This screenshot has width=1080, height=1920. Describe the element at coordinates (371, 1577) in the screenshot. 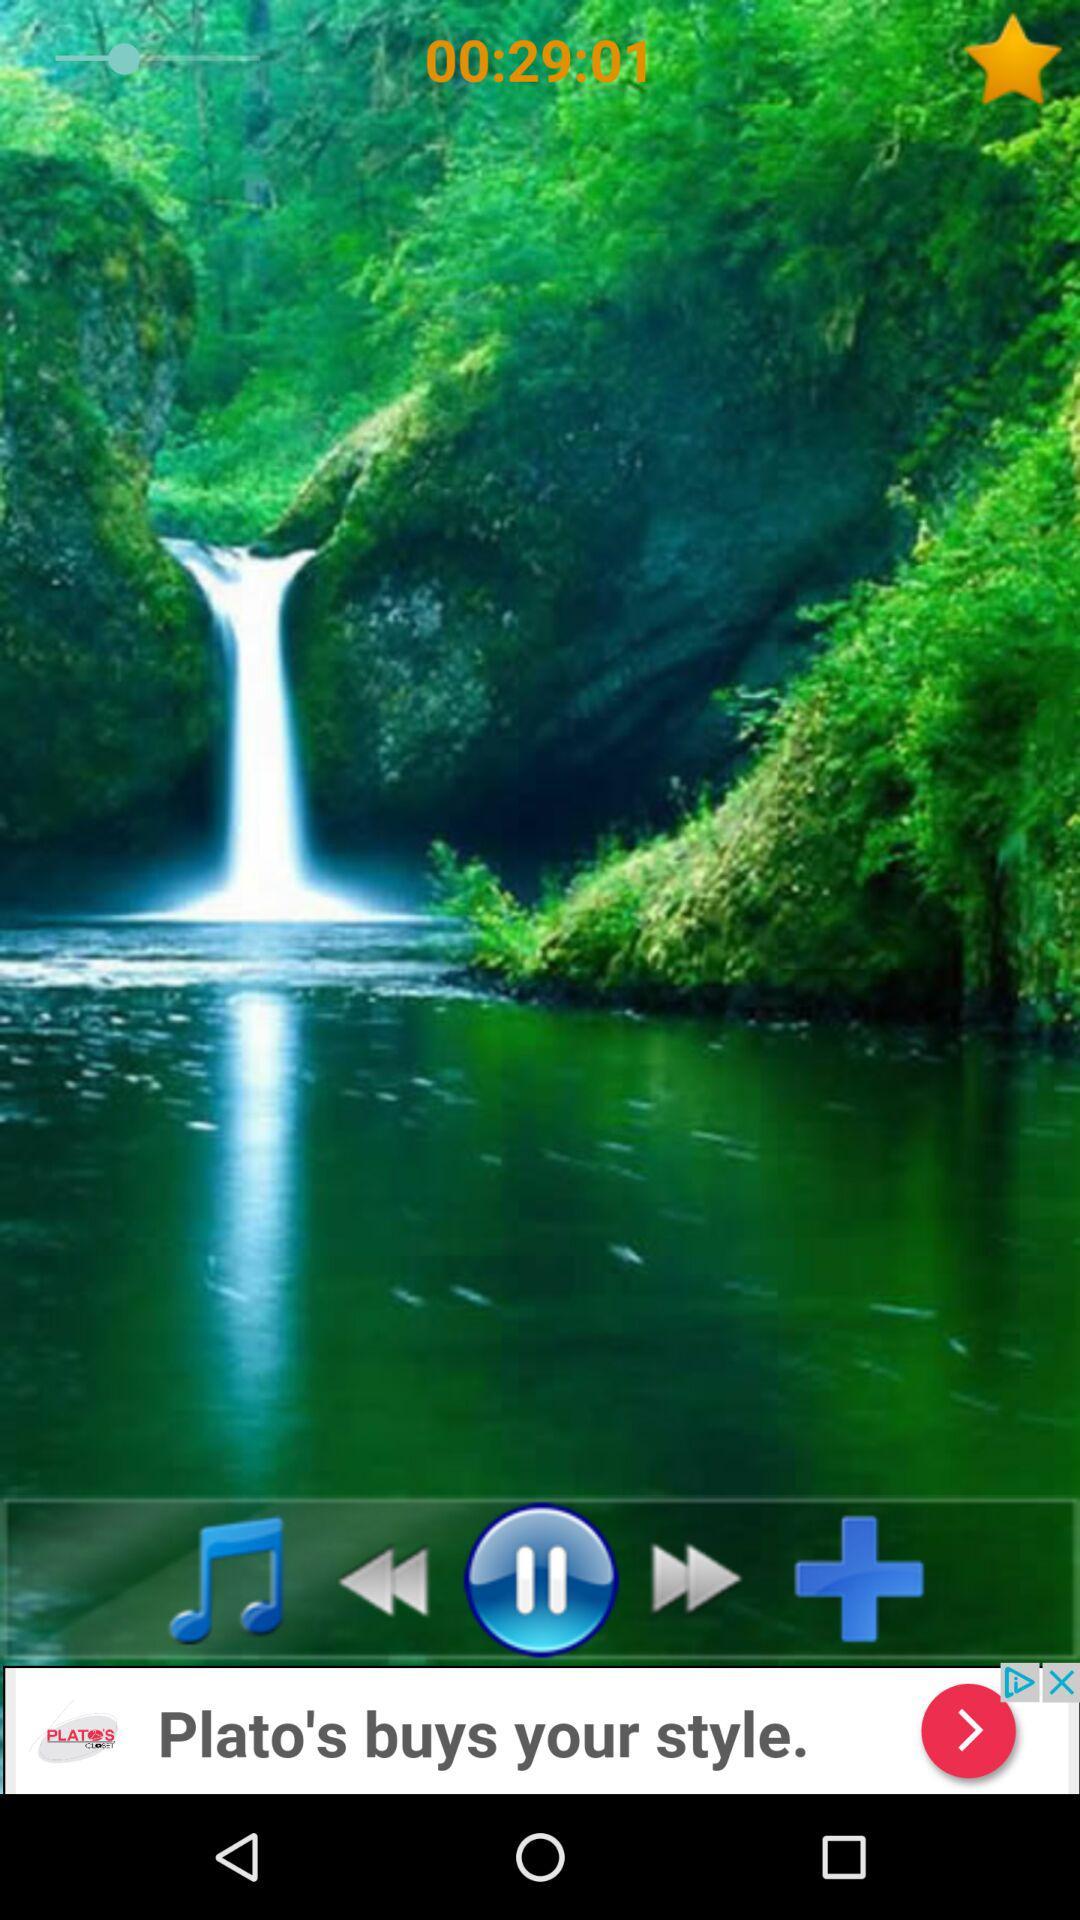

I see `rewind` at that location.